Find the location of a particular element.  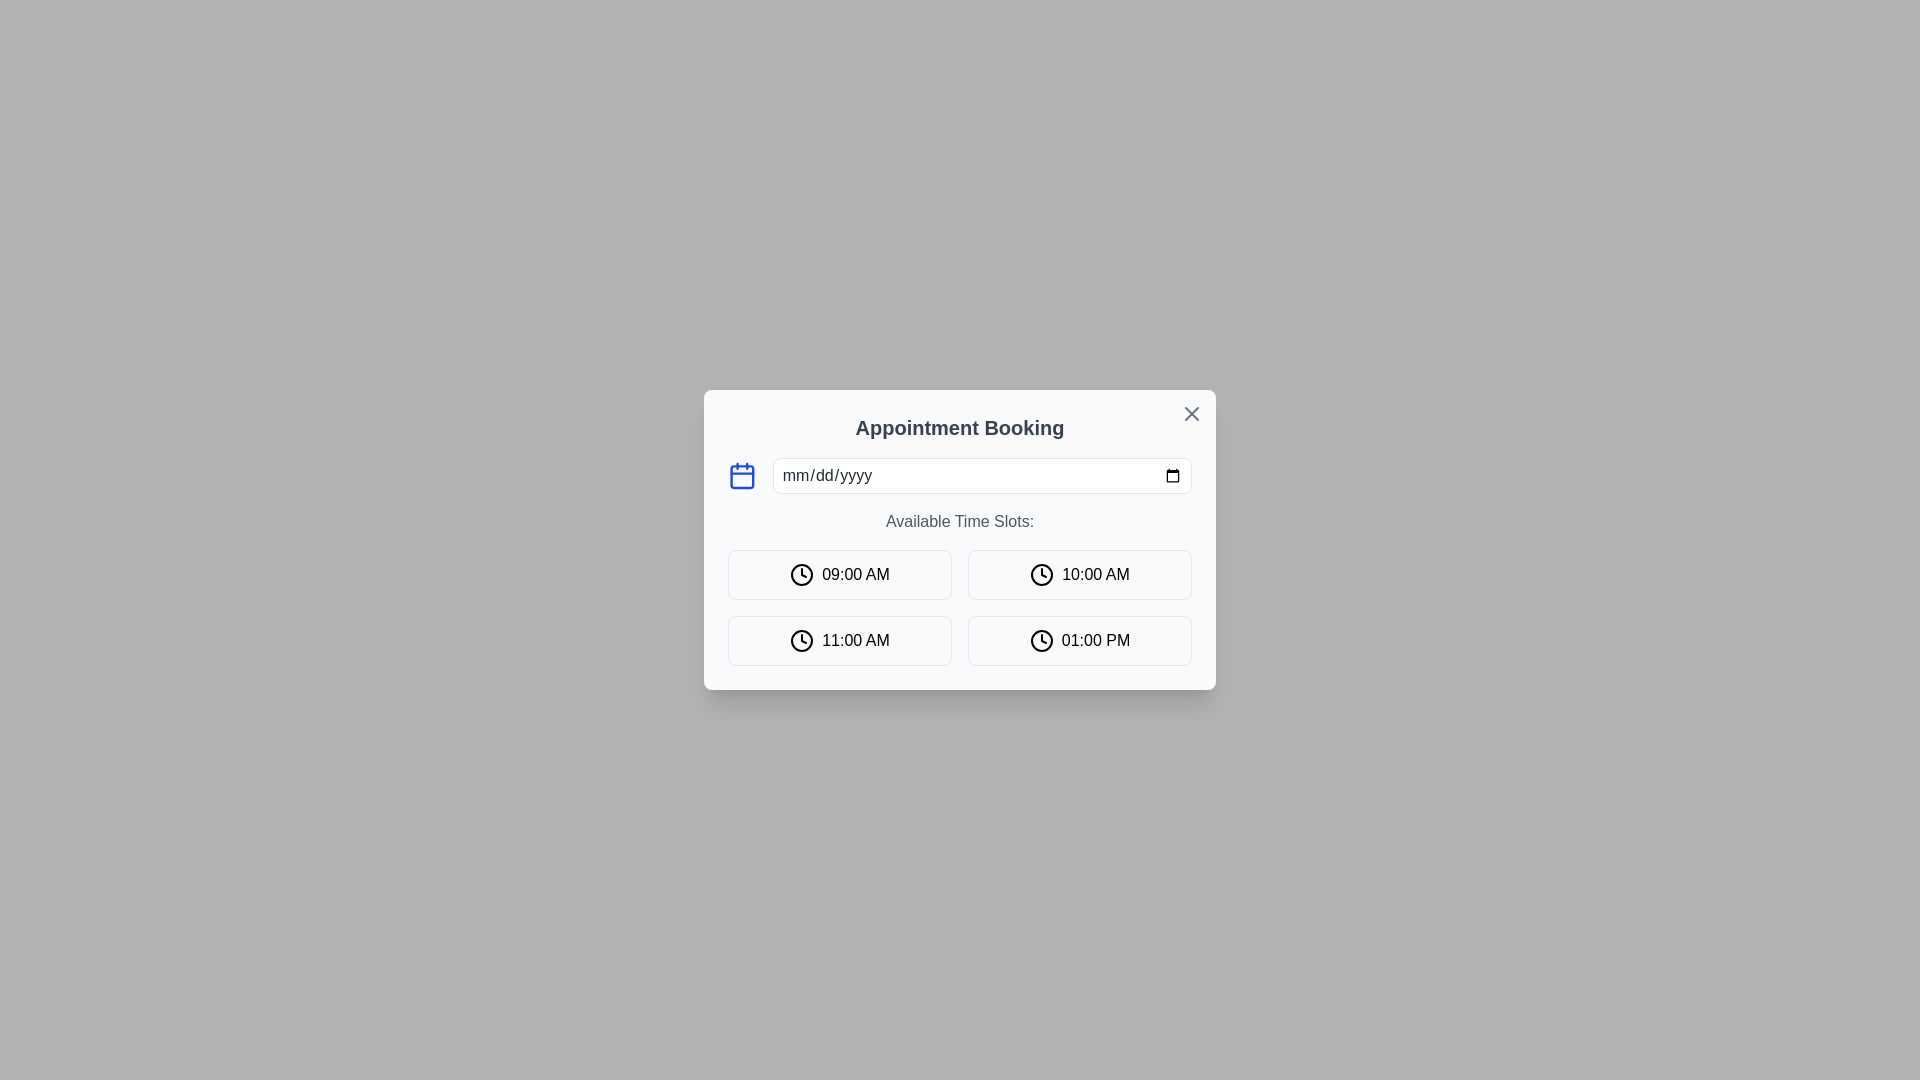

the primary display area of the calendar icon, which is centrally located within the icon and aligned with the date input field above the time slots section is located at coordinates (741, 477).